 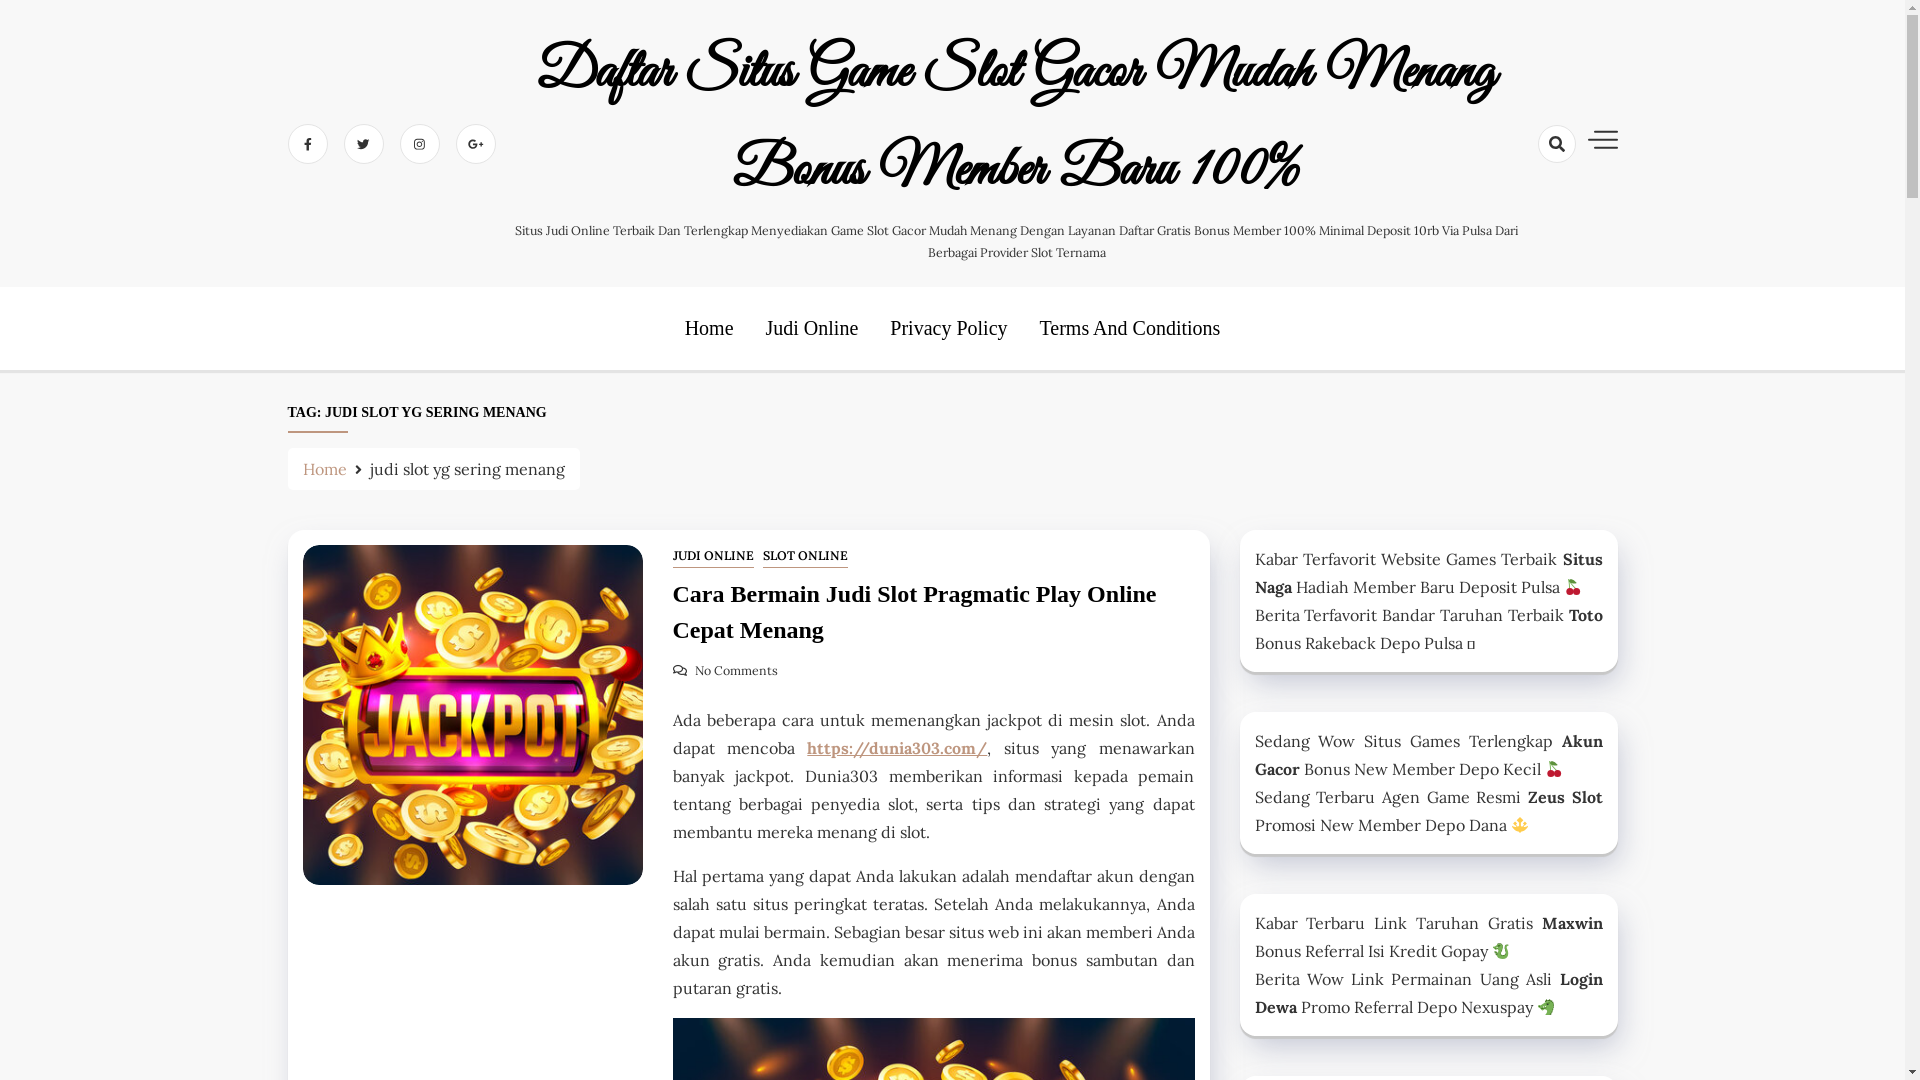 I want to click on 'https://dunia303.com/', so click(x=896, y=748).